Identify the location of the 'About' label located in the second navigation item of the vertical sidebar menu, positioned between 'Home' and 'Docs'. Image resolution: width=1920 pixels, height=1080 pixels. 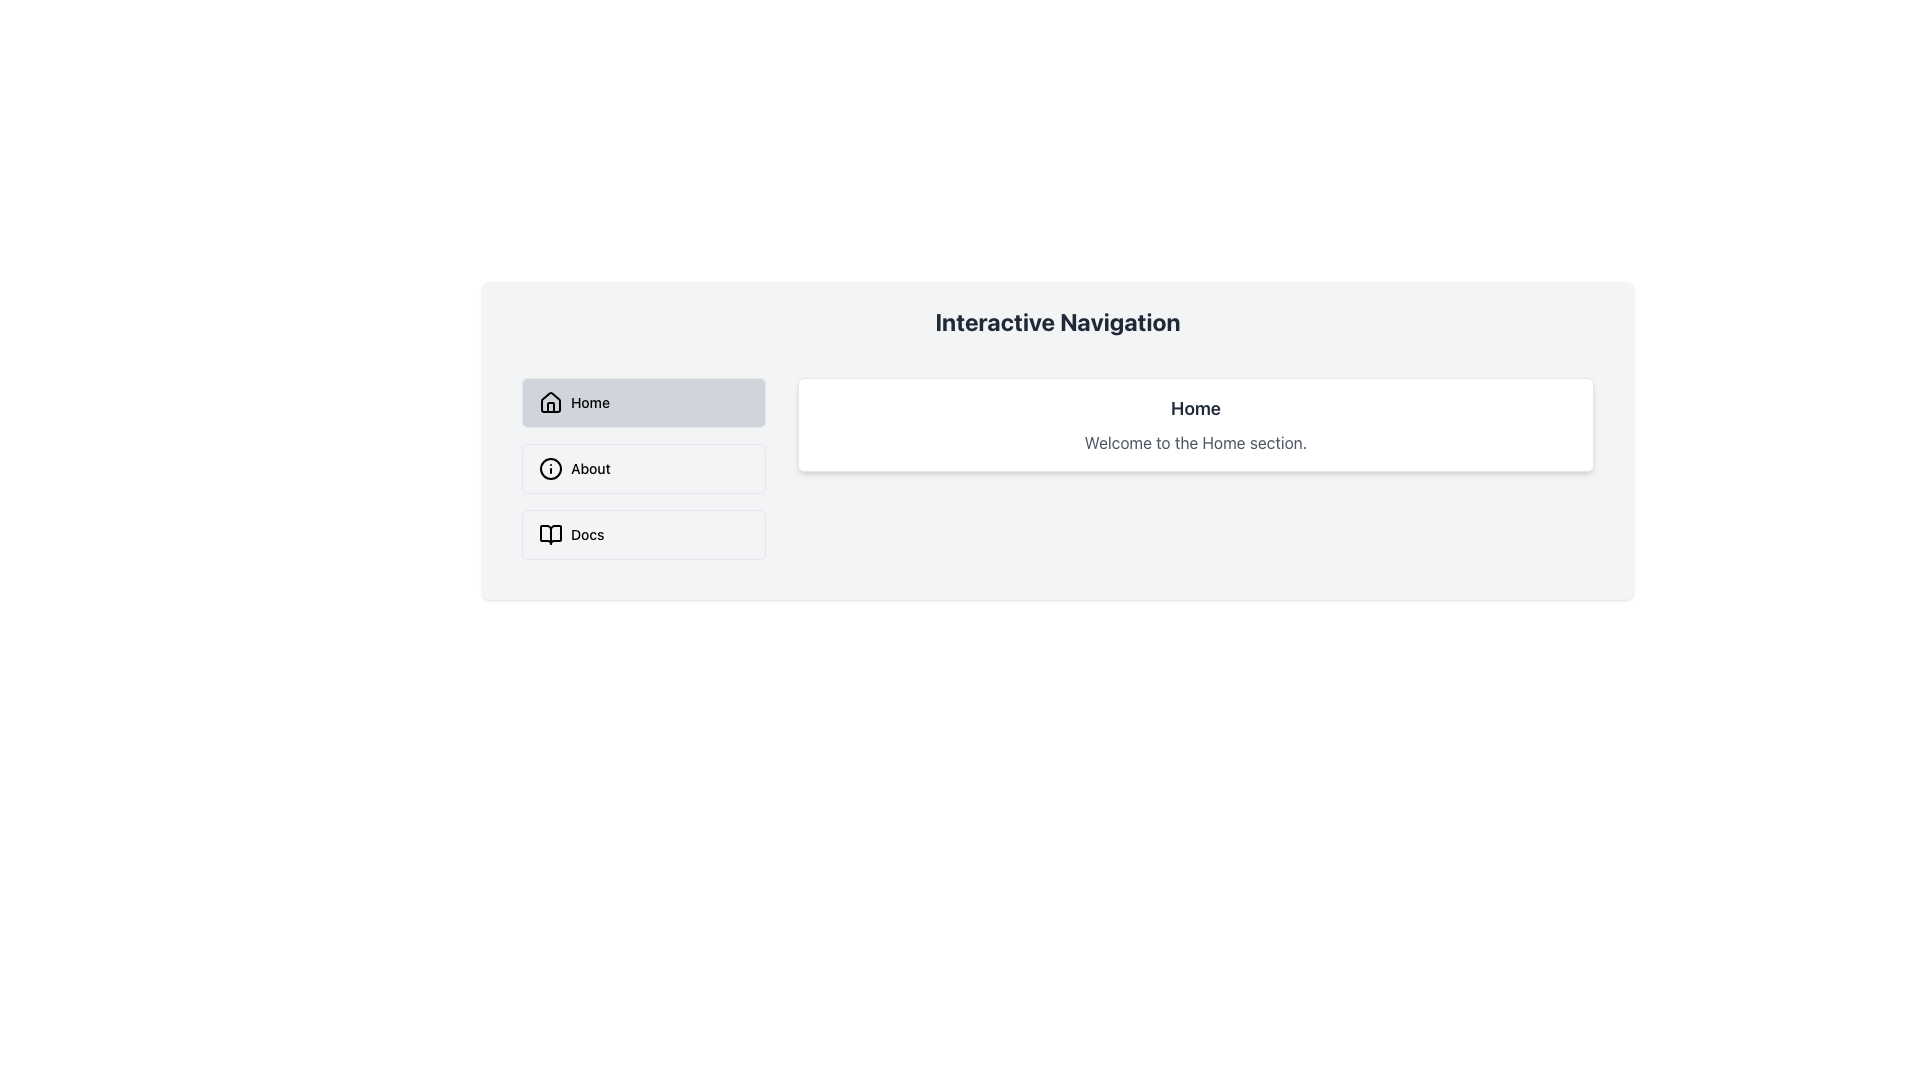
(589, 469).